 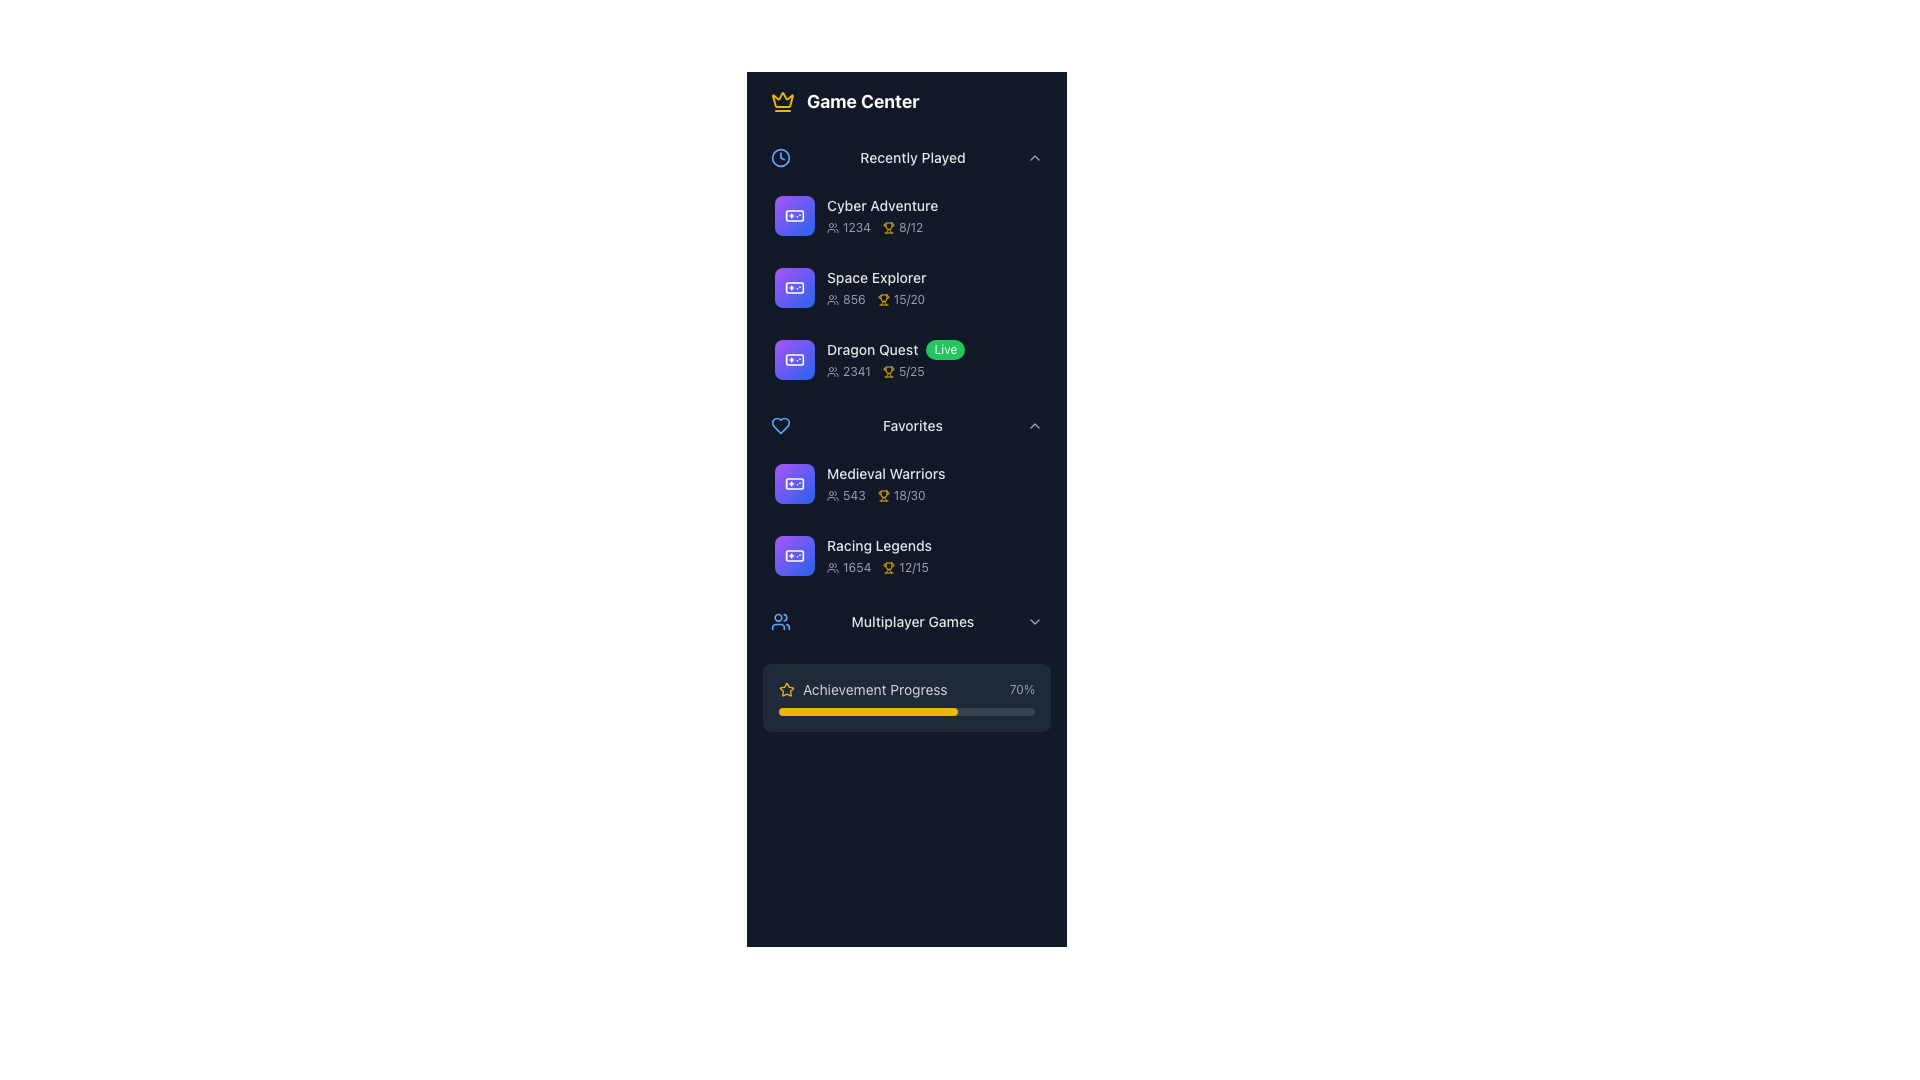 I want to click on the 'Achievement Progress' text label with the yellow star icon, located towards the bottom of the 'Multiplayer Games' section, adjacent to the progress bar, so click(x=863, y=689).